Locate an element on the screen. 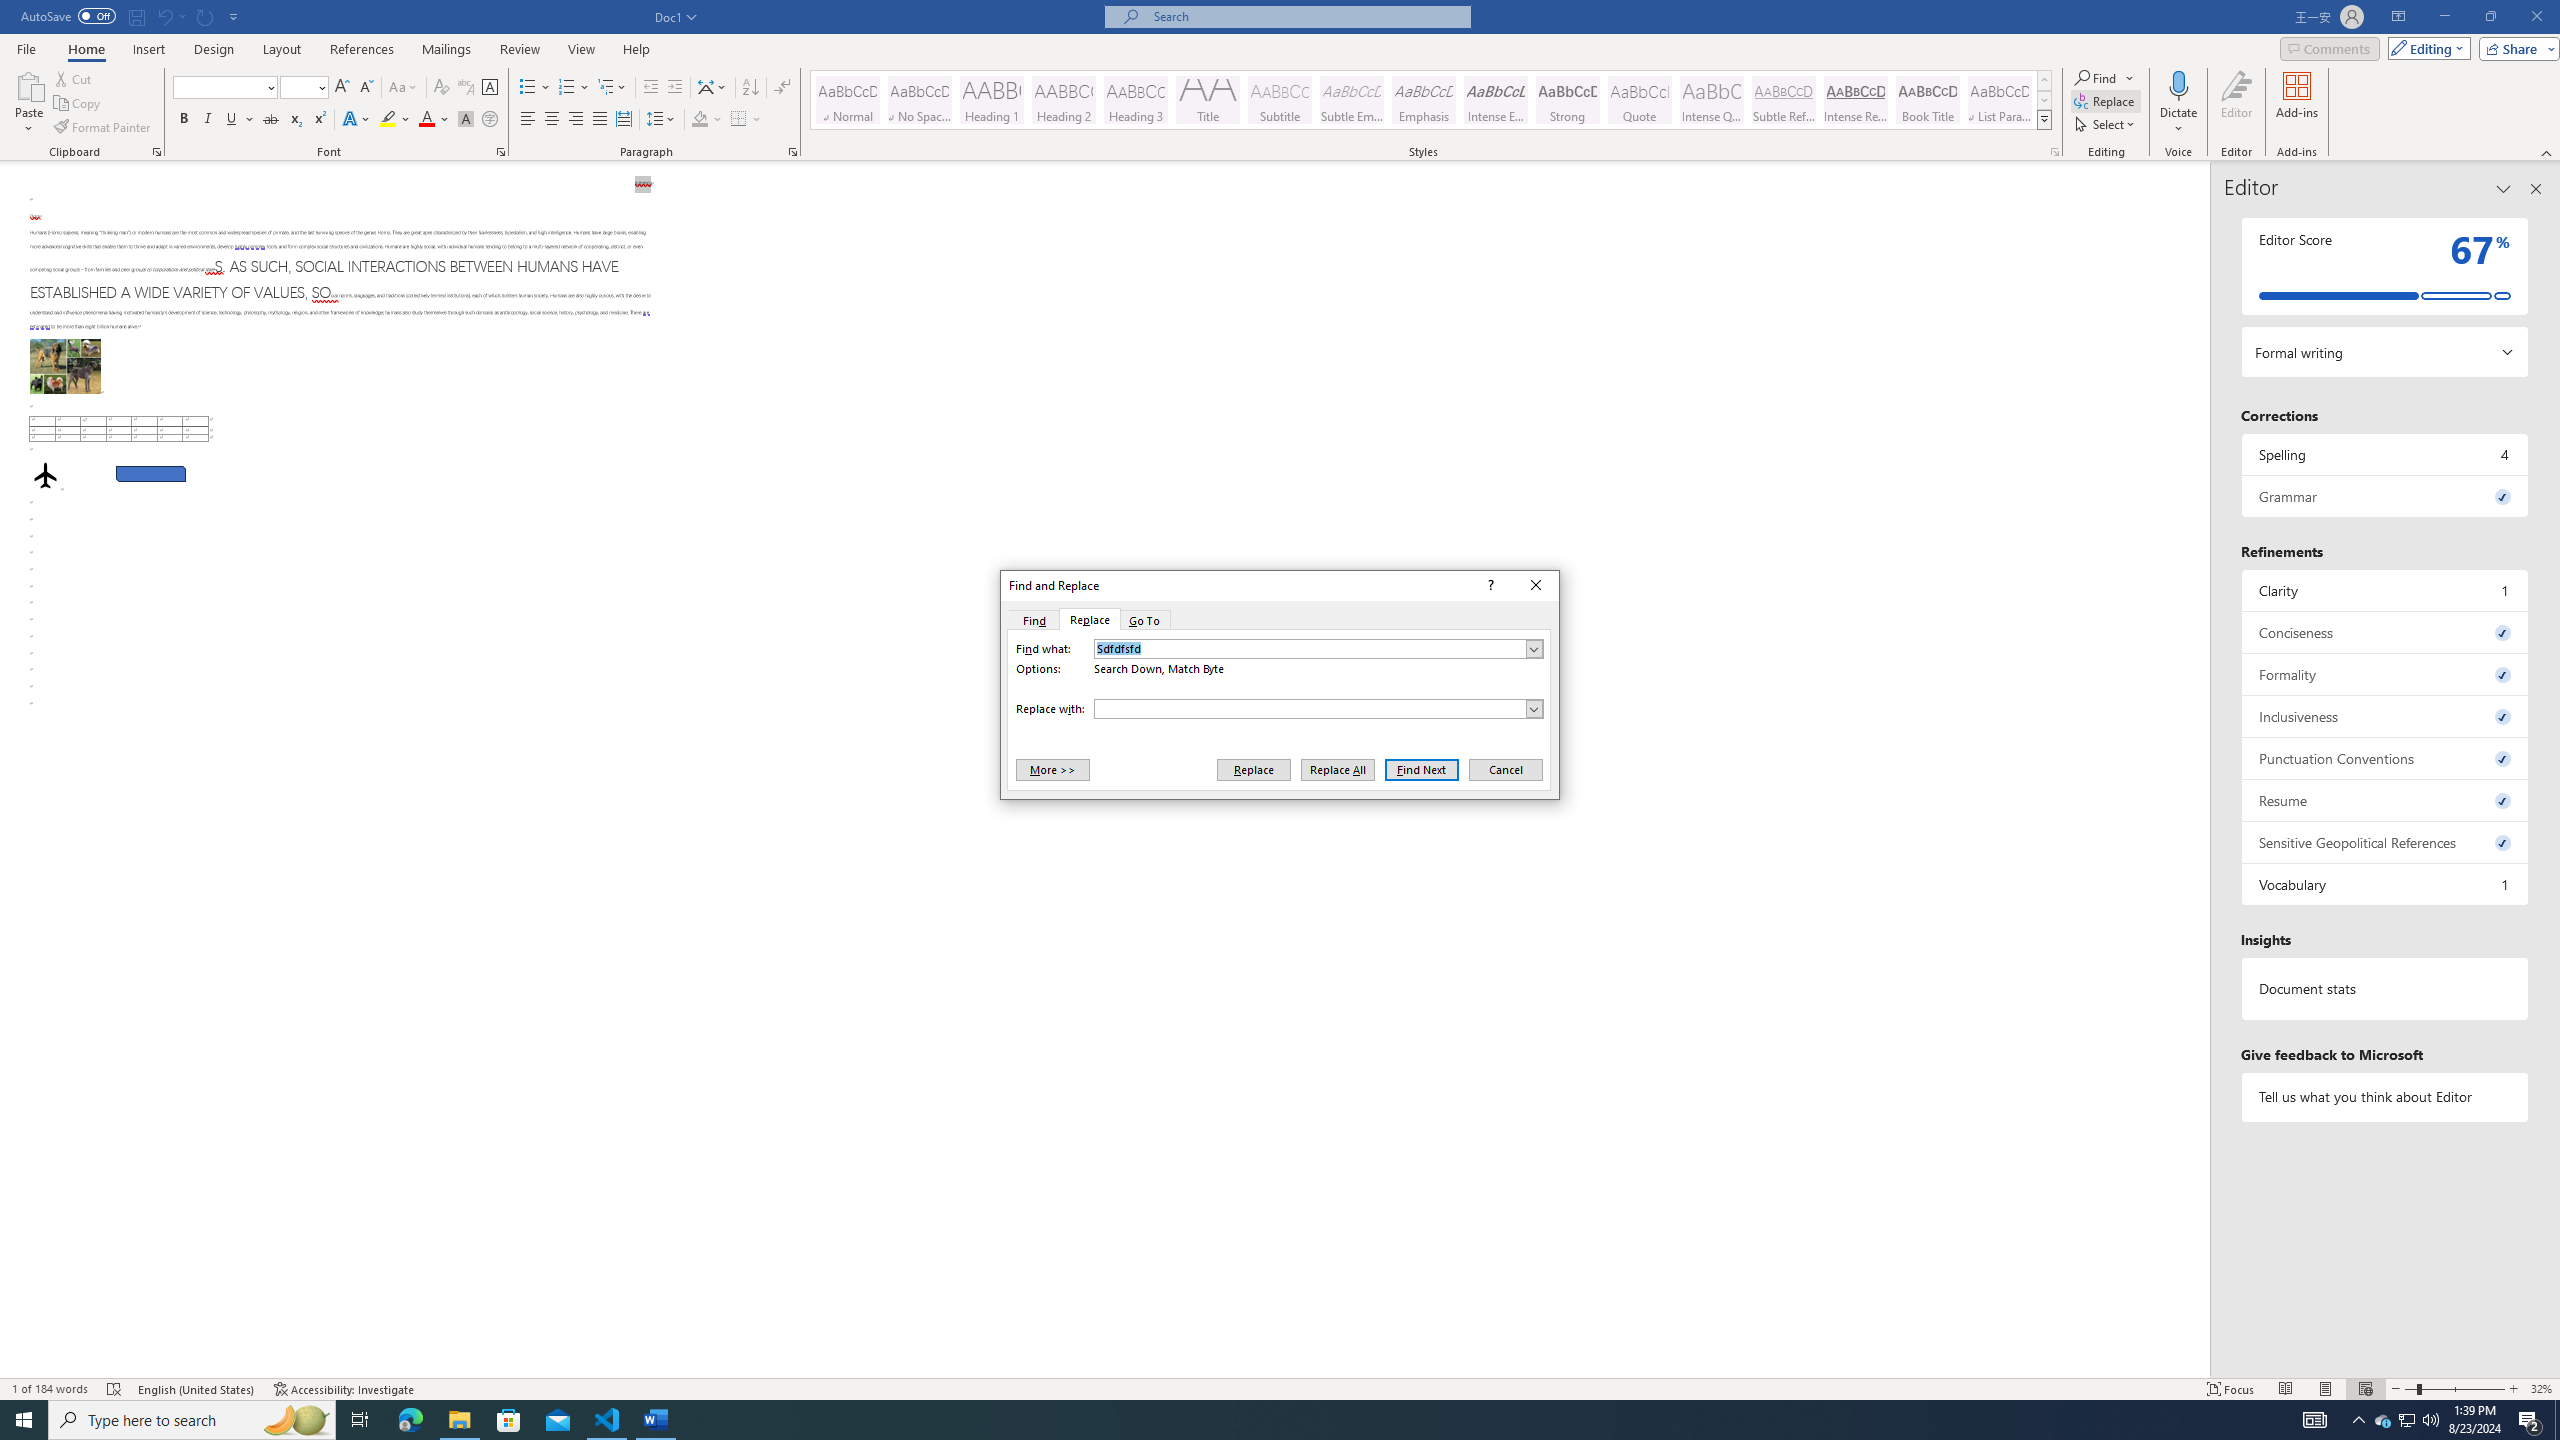 This screenshot has width=2560, height=1440. 'Spelling, 4 issues. Press space or enter to review items.' is located at coordinates (2384, 453).